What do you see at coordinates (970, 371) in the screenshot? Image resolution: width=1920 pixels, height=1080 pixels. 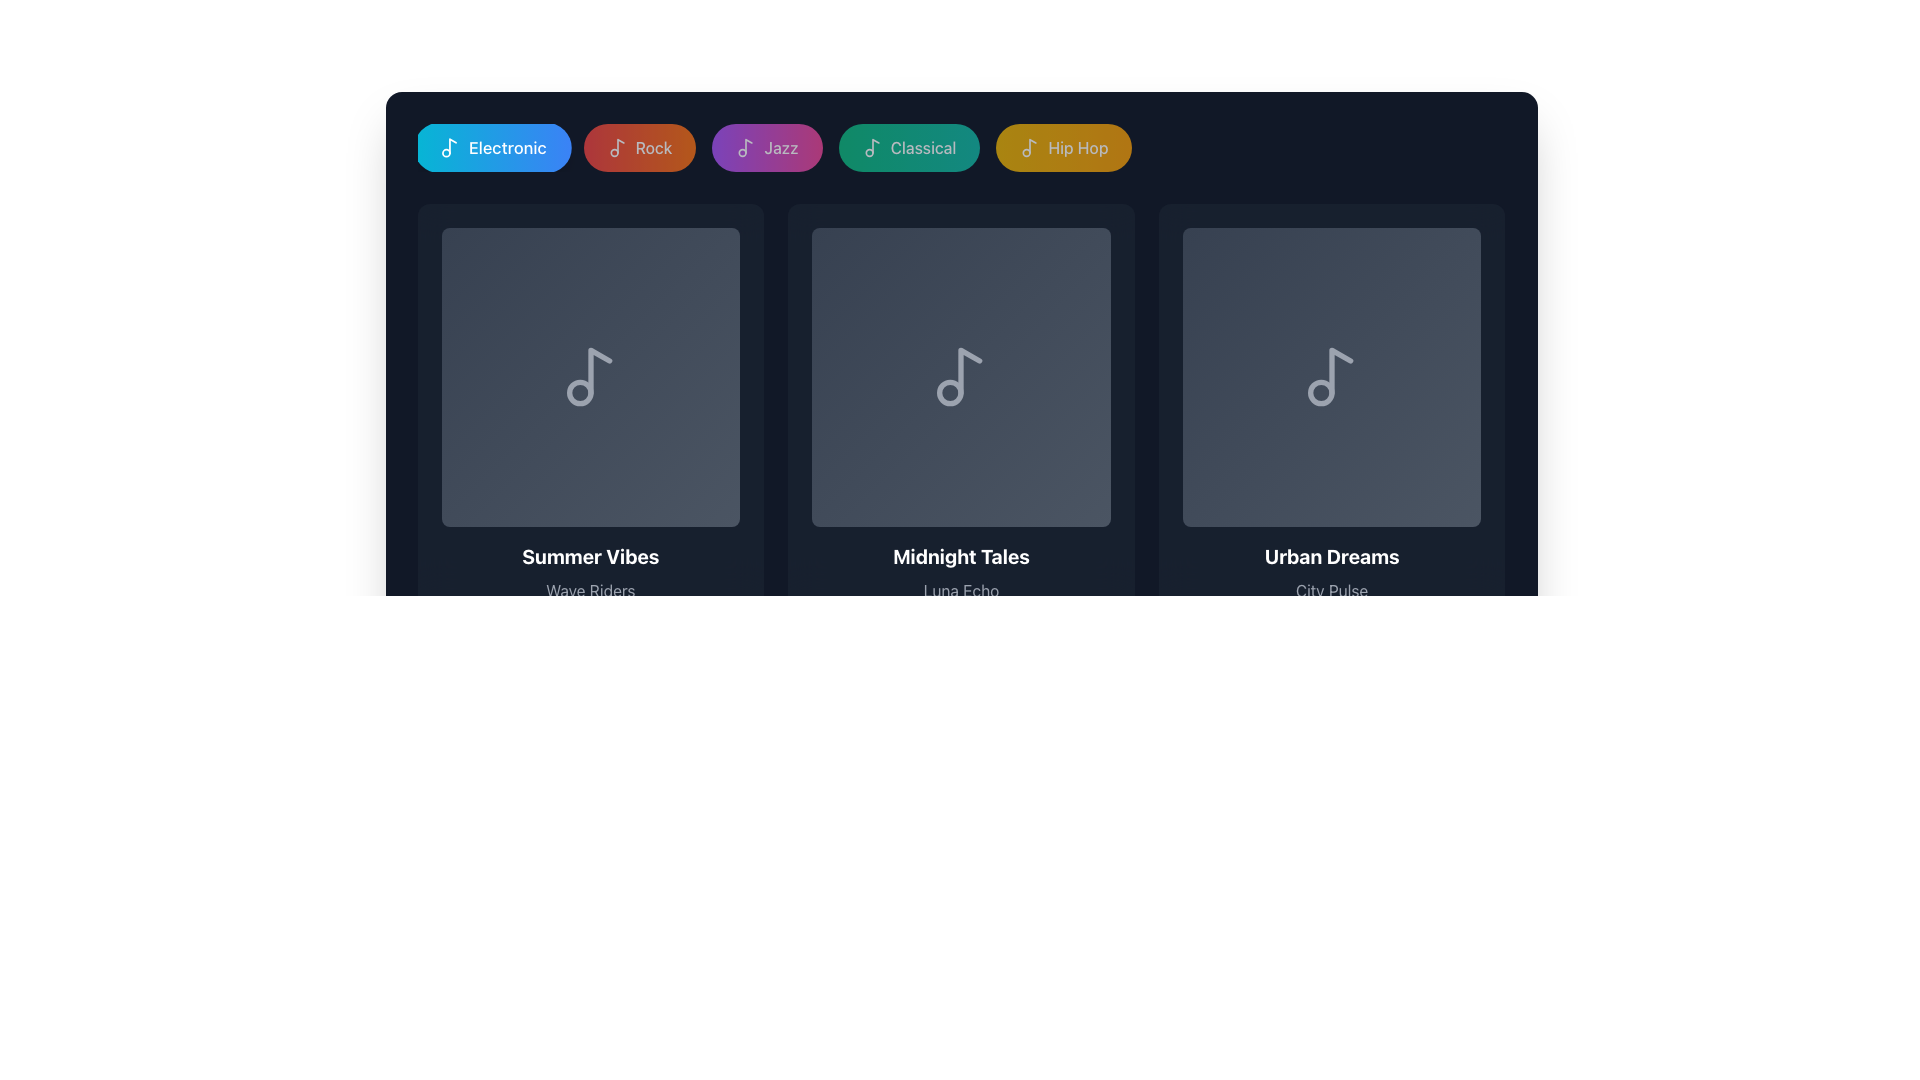 I see `the decorative music vector graphic icon located at the center of the 'Midnight Tales' card, positioned above the text label` at bounding box center [970, 371].